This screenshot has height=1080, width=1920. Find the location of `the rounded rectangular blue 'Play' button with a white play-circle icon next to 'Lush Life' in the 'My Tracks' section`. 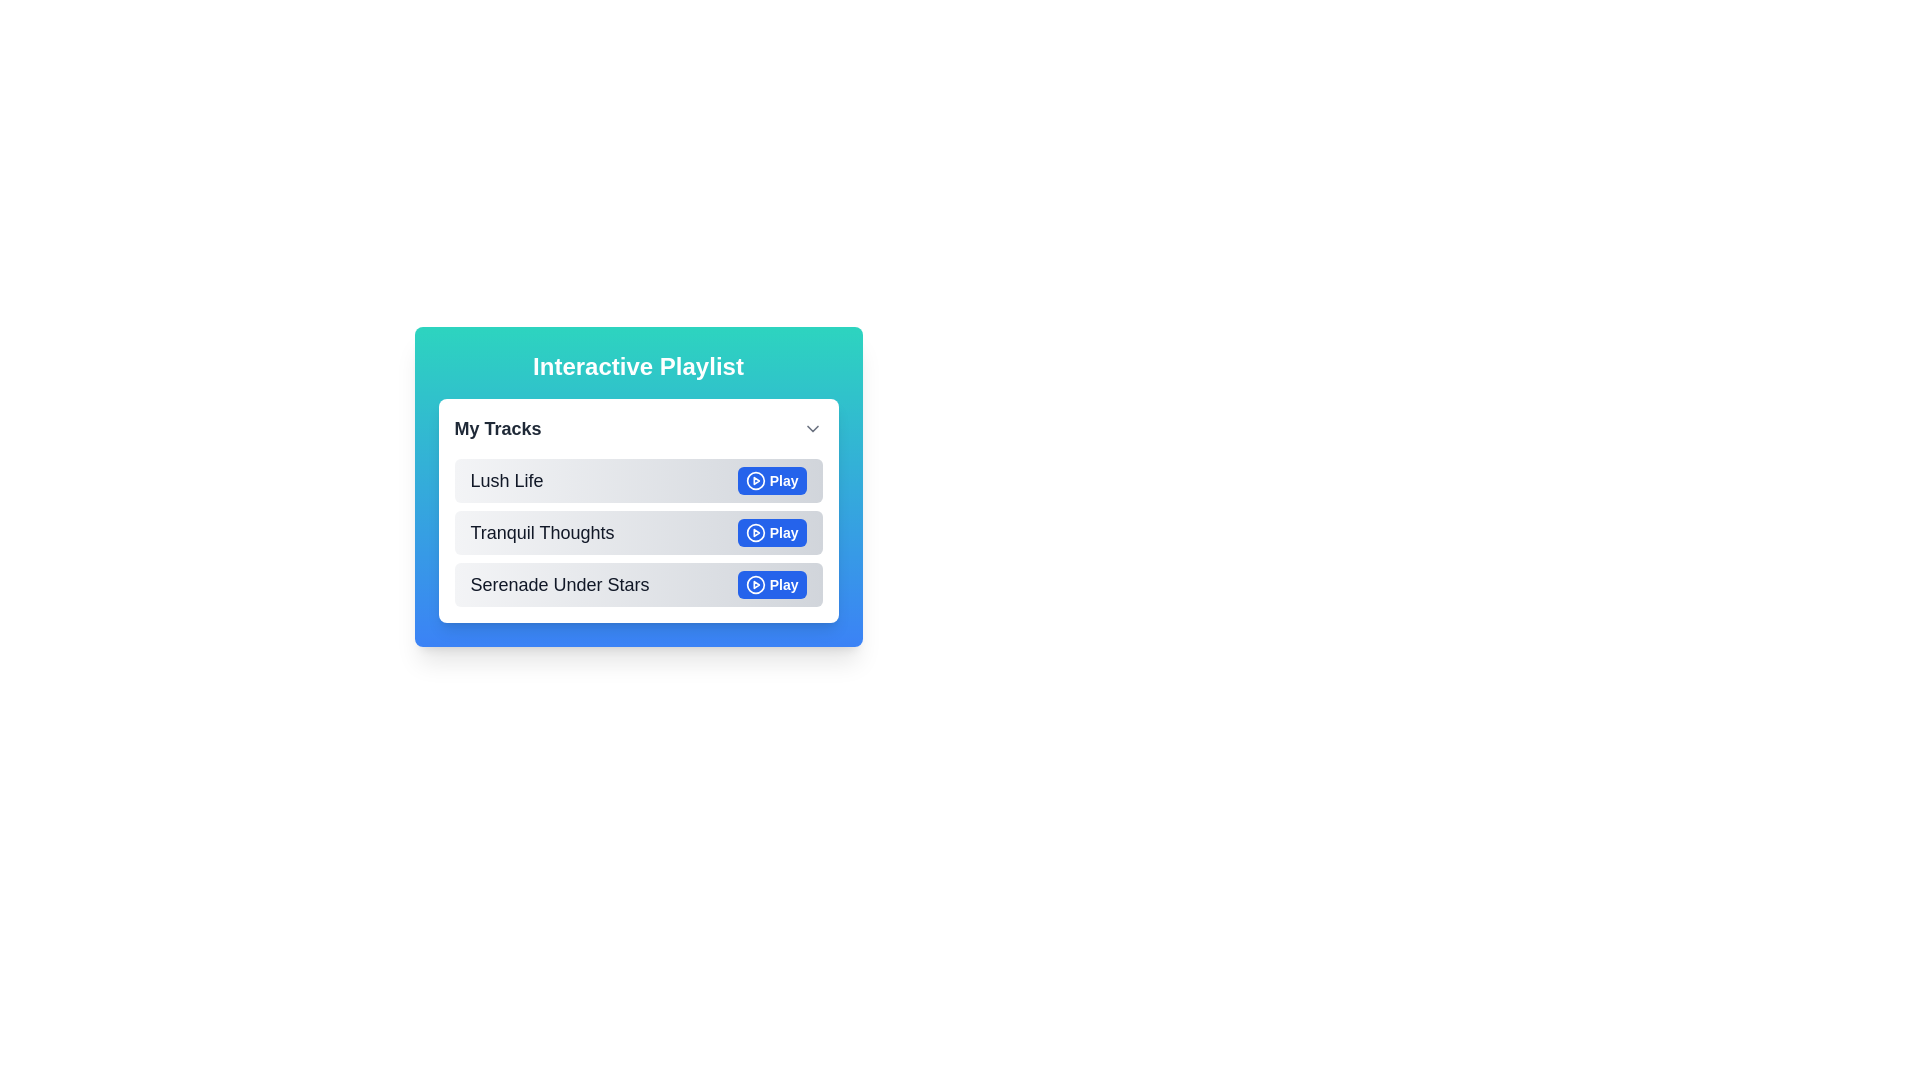

the rounded rectangular blue 'Play' button with a white play-circle icon next to 'Lush Life' in the 'My Tracks' section is located at coordinates (771, 481).